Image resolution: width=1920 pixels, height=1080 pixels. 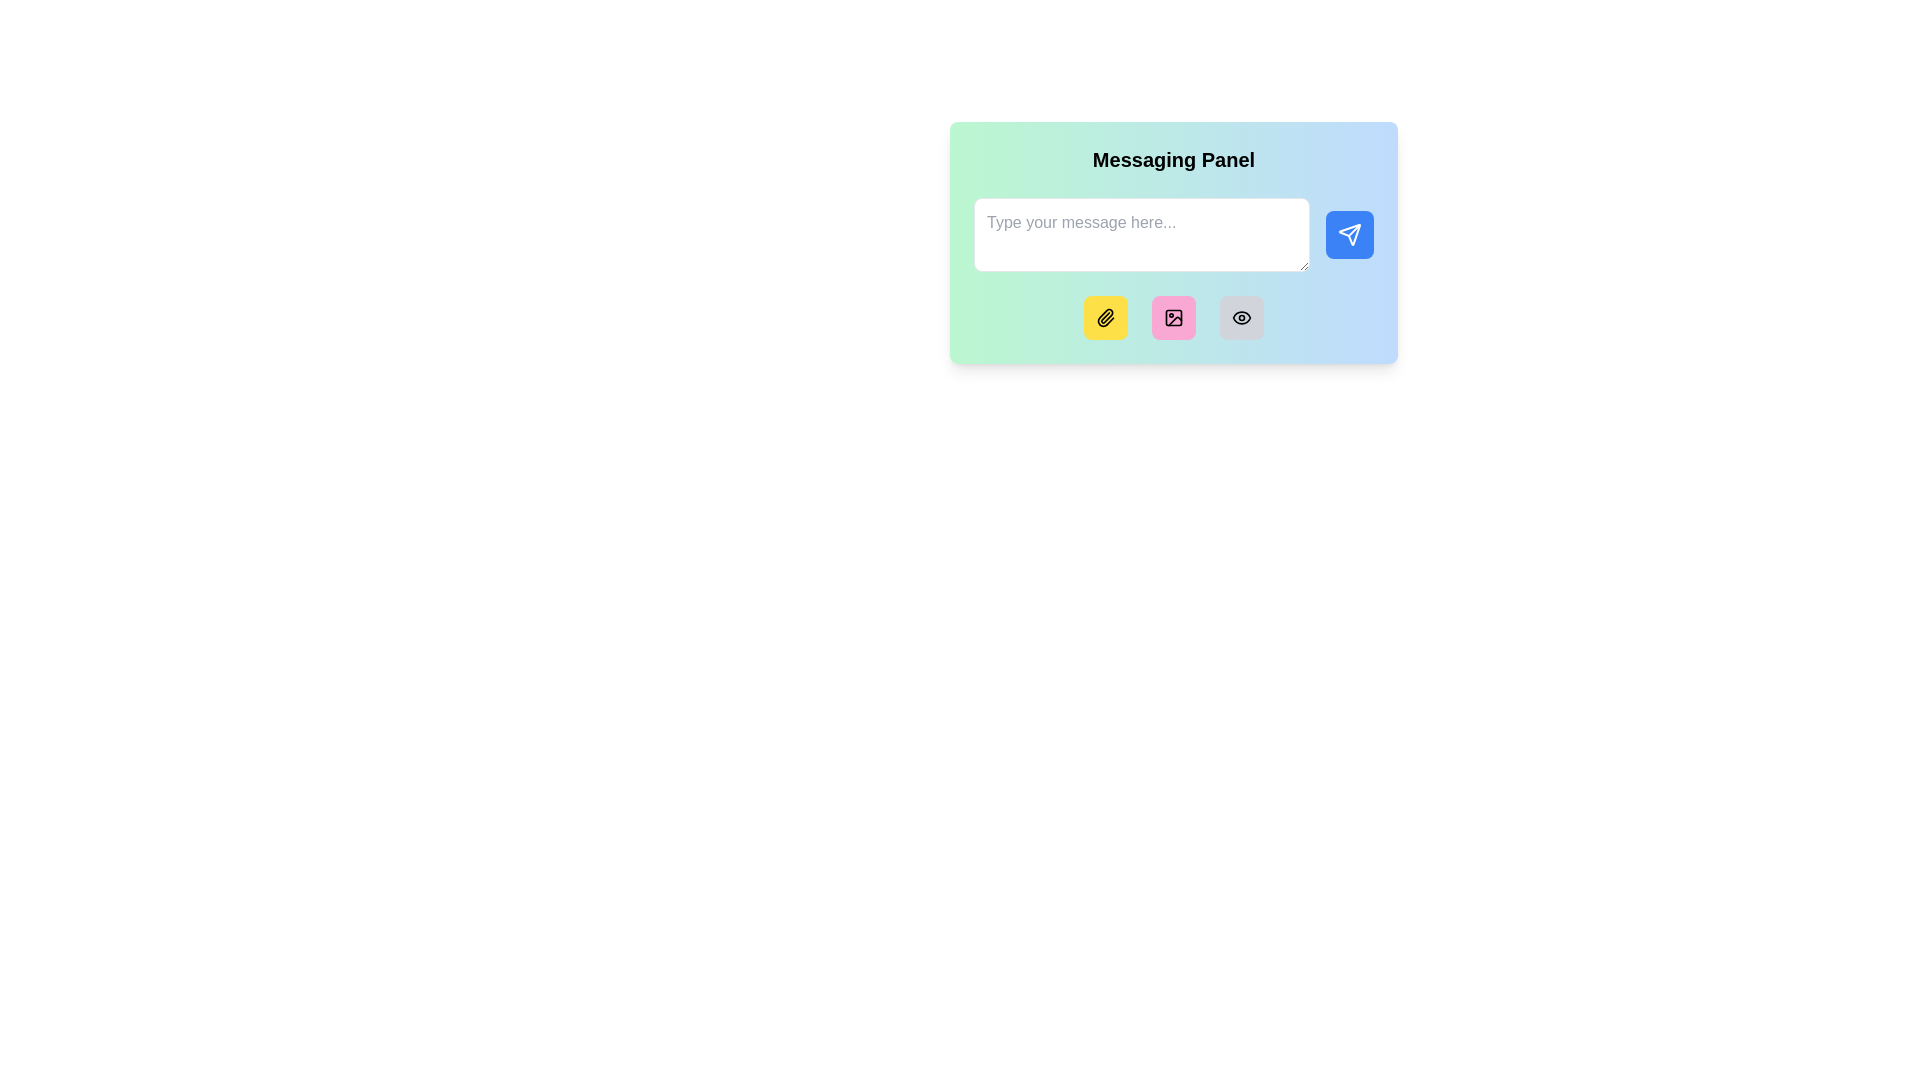 I want to click on the send icon graphic located in the bottom-right region of the Messaging Panel interface to send a message, so click(x=1354, y=229).